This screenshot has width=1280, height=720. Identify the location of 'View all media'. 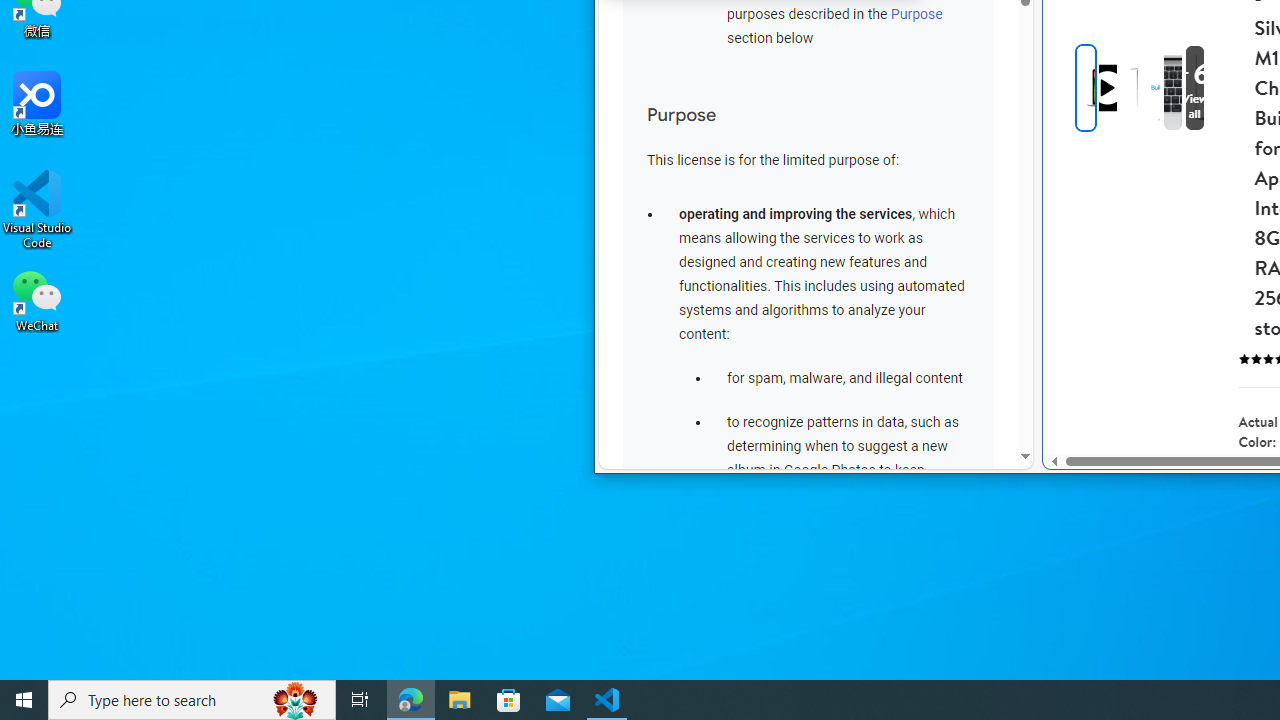
(1226, 87).